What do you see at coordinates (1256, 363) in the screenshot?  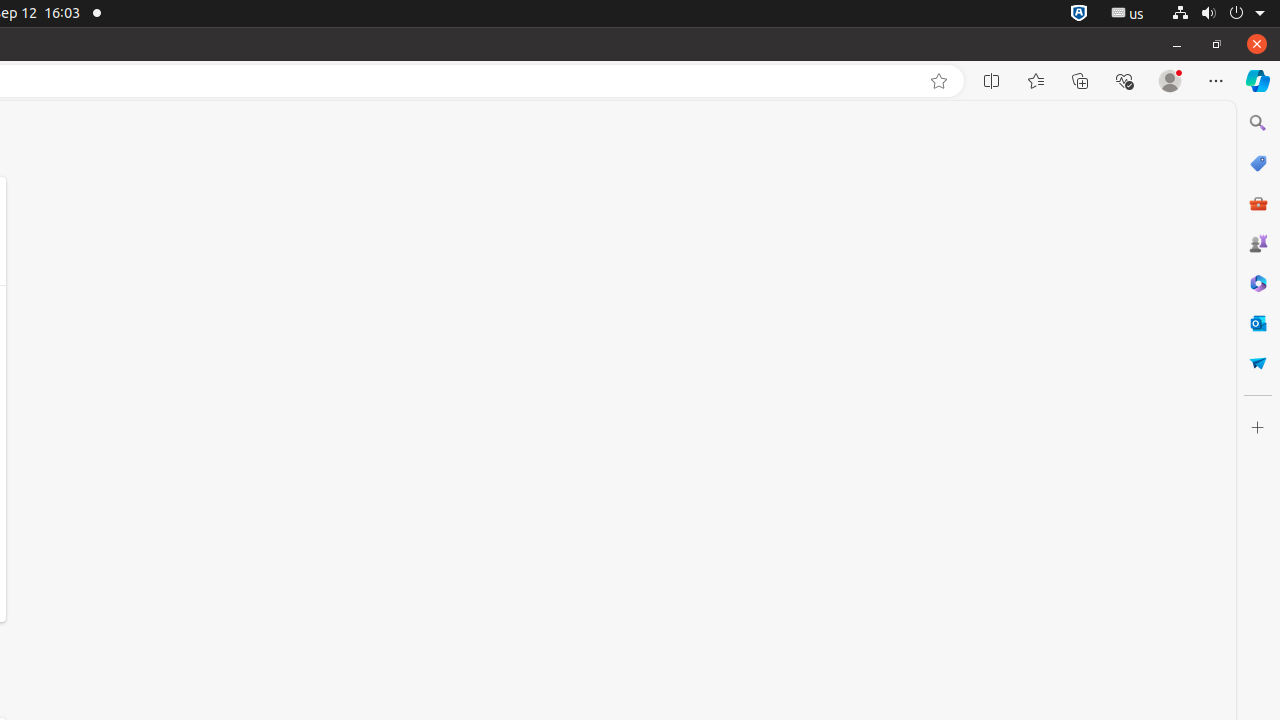 I see `'Drop'` at bounding box center [1256, 363].